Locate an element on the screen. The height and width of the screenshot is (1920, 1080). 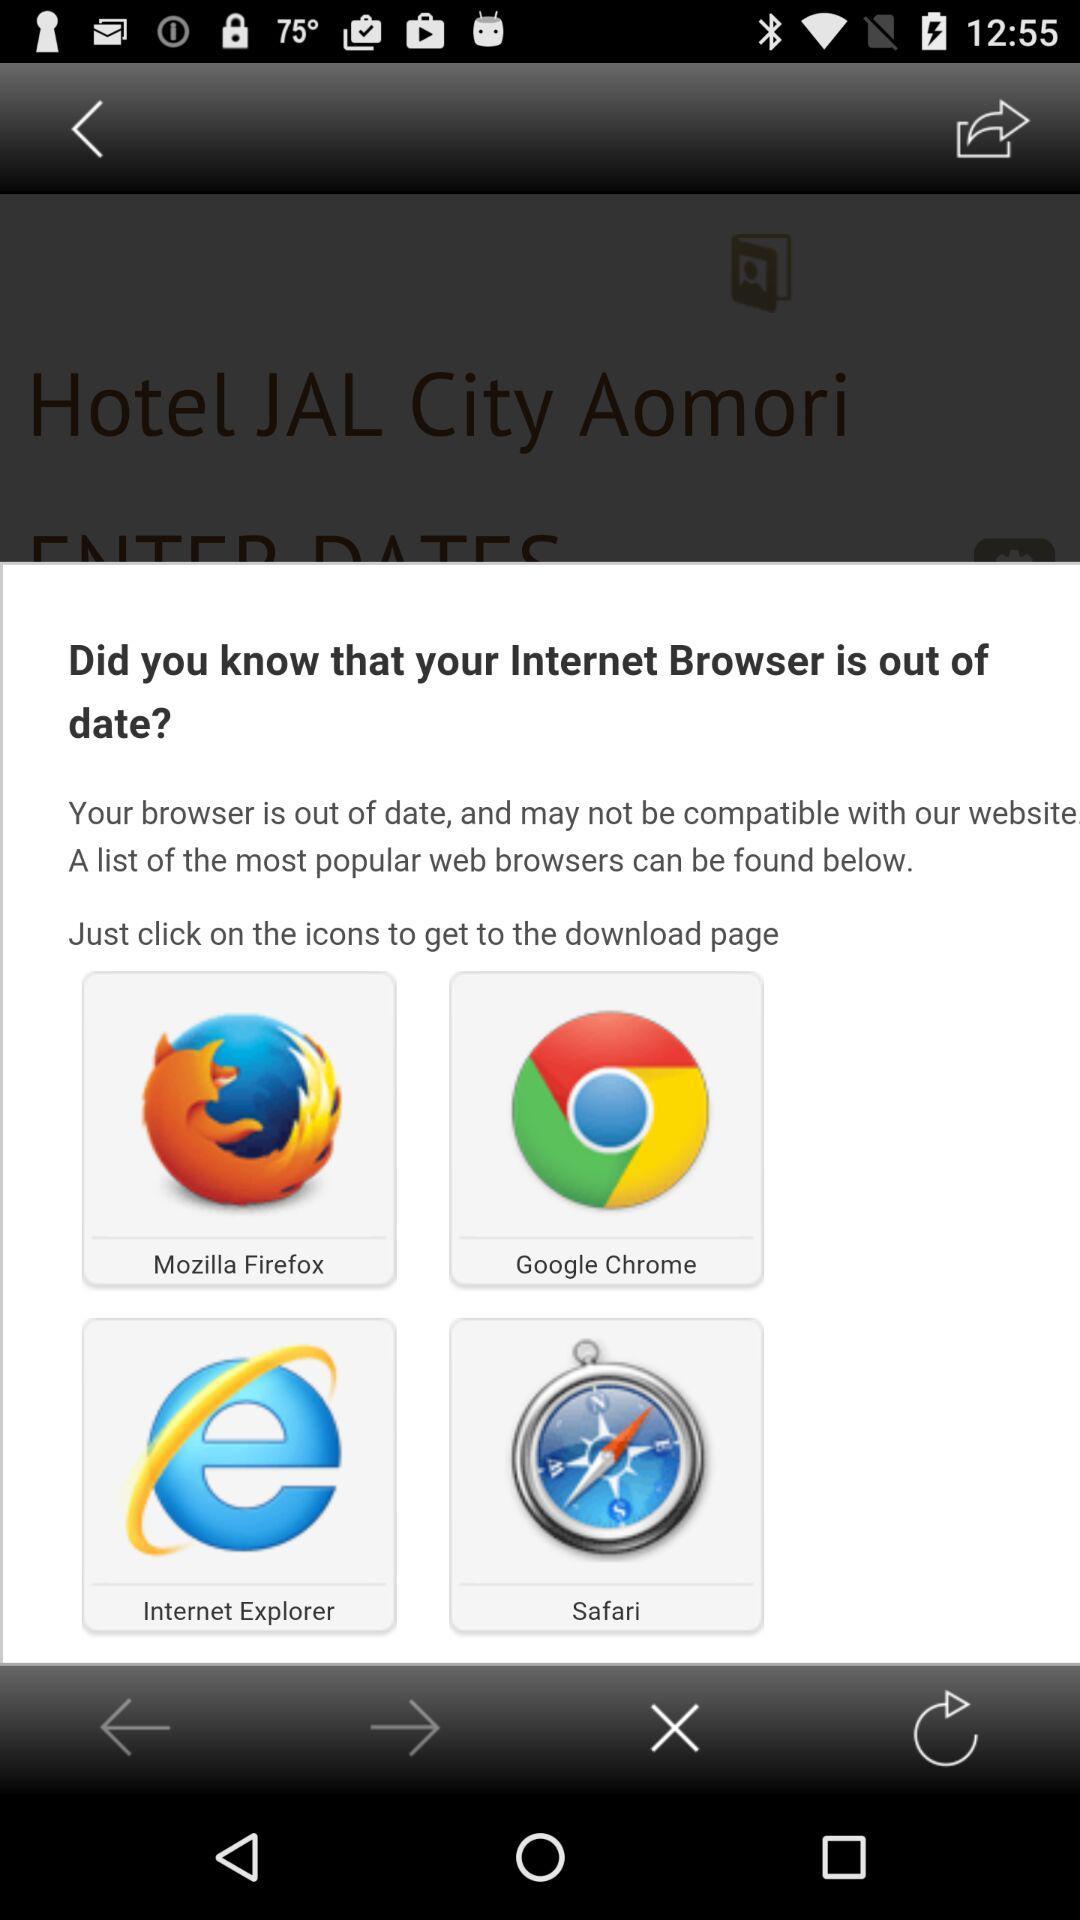
go forward is located at coordinates (945, 1727).